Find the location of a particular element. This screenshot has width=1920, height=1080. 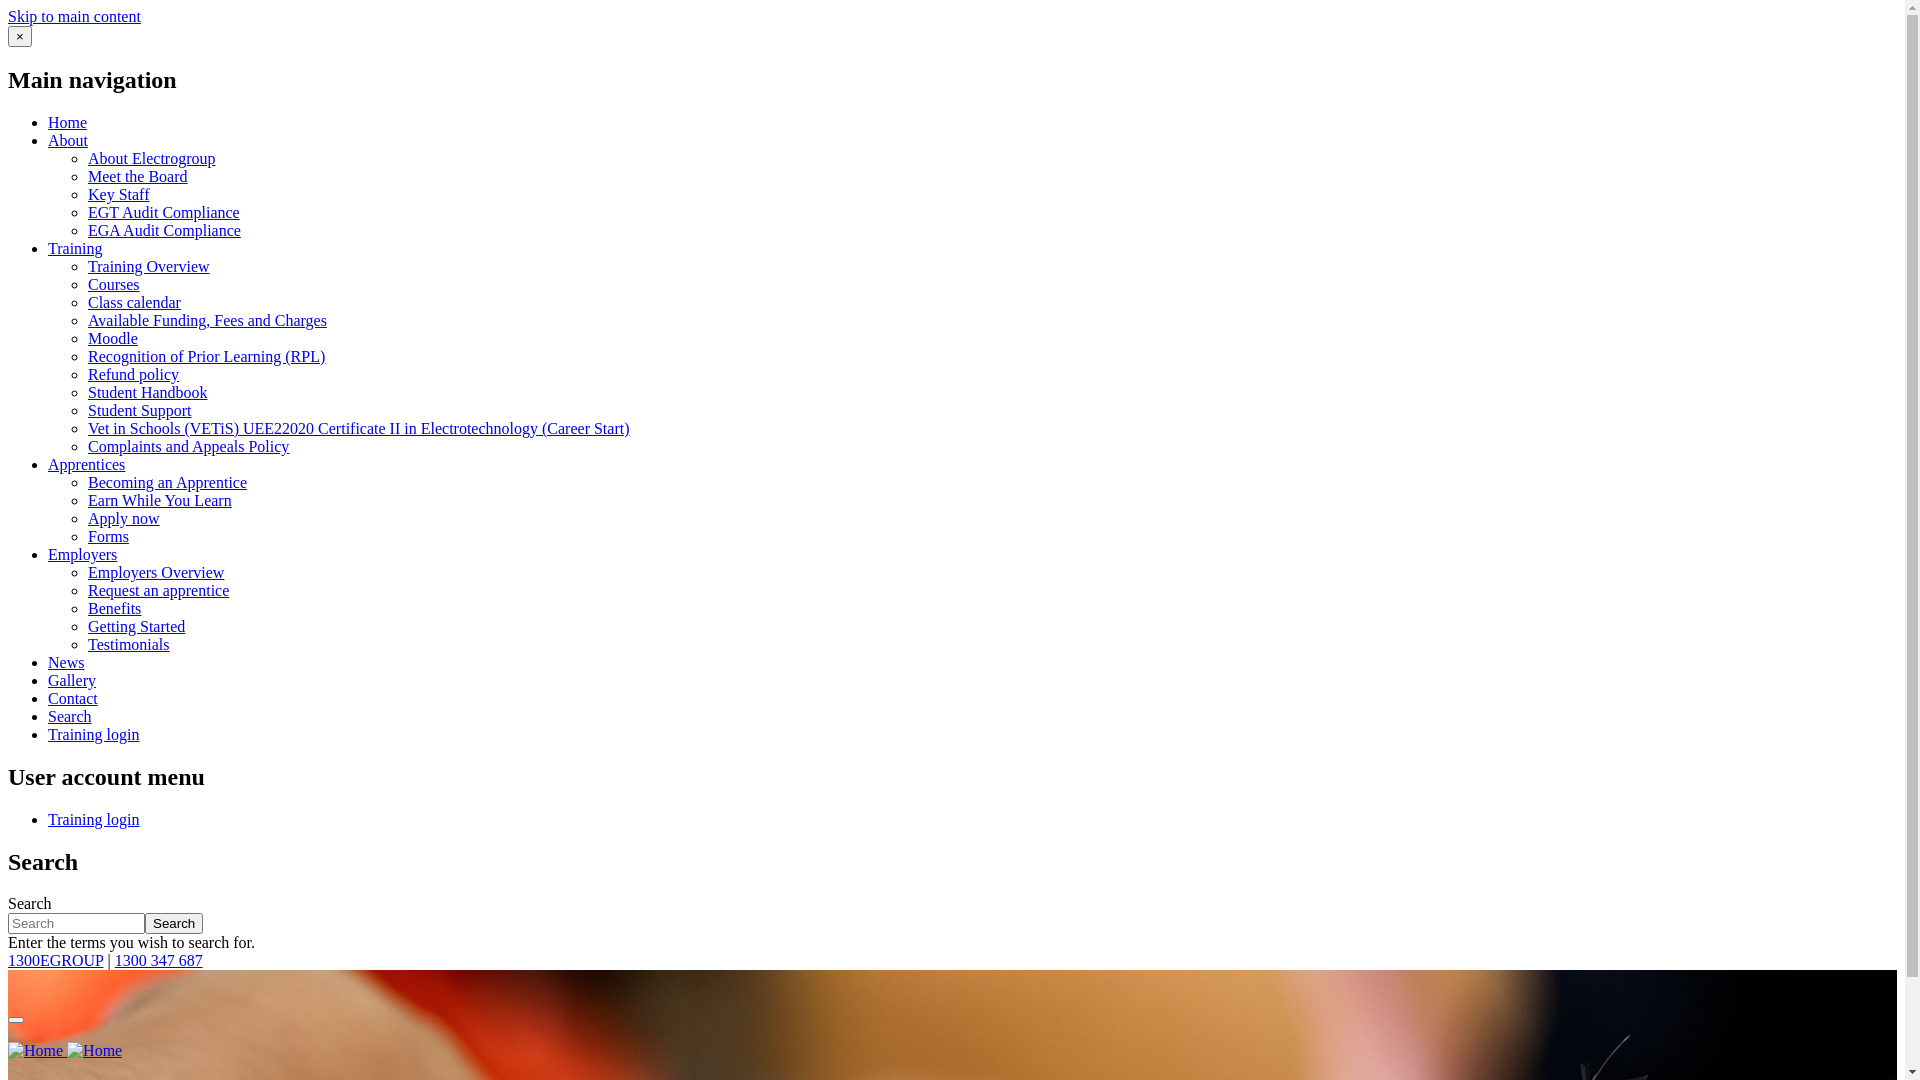

'Becoming an Apprentice' is located at coordinates (167, 482).